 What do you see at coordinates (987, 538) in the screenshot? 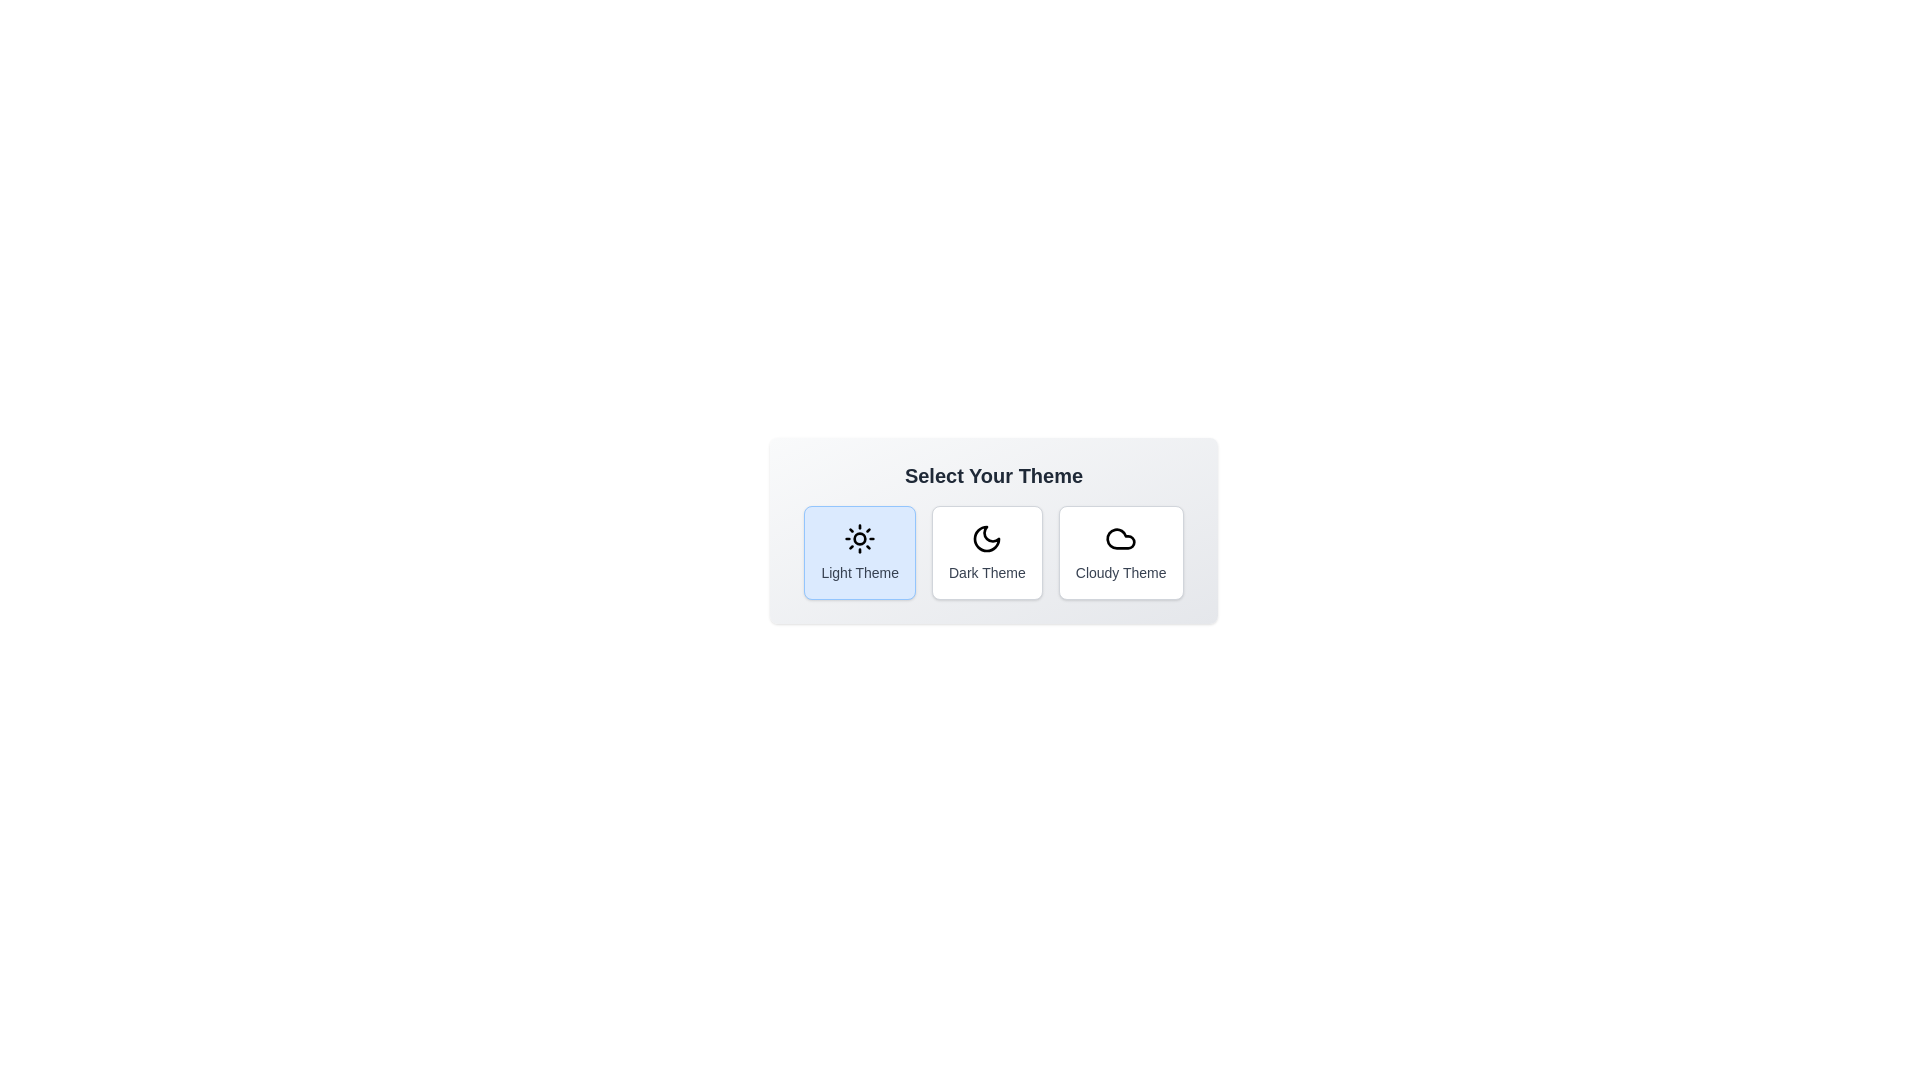
I see `the 'Dark Theme' icon for keyboard navigation` at bounding box center [987, 538].